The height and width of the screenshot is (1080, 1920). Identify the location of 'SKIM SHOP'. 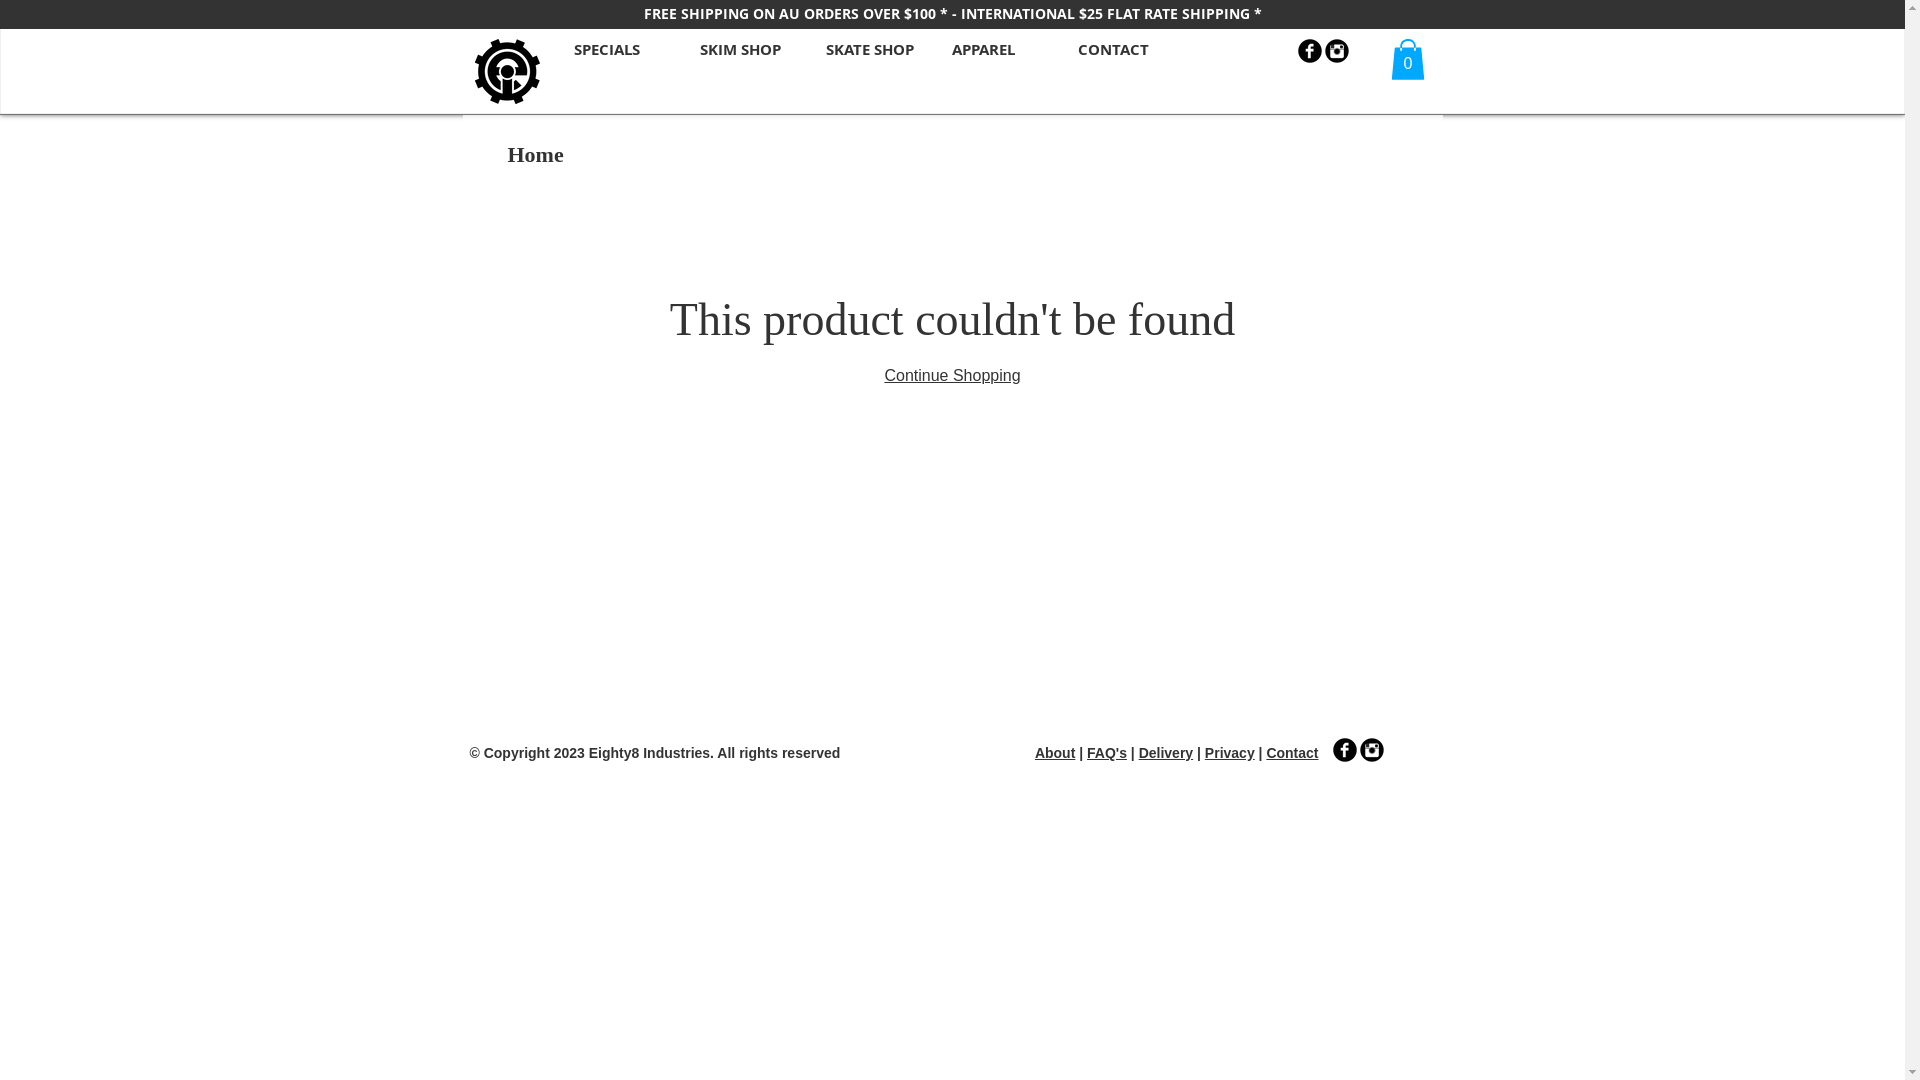
(742, 45).